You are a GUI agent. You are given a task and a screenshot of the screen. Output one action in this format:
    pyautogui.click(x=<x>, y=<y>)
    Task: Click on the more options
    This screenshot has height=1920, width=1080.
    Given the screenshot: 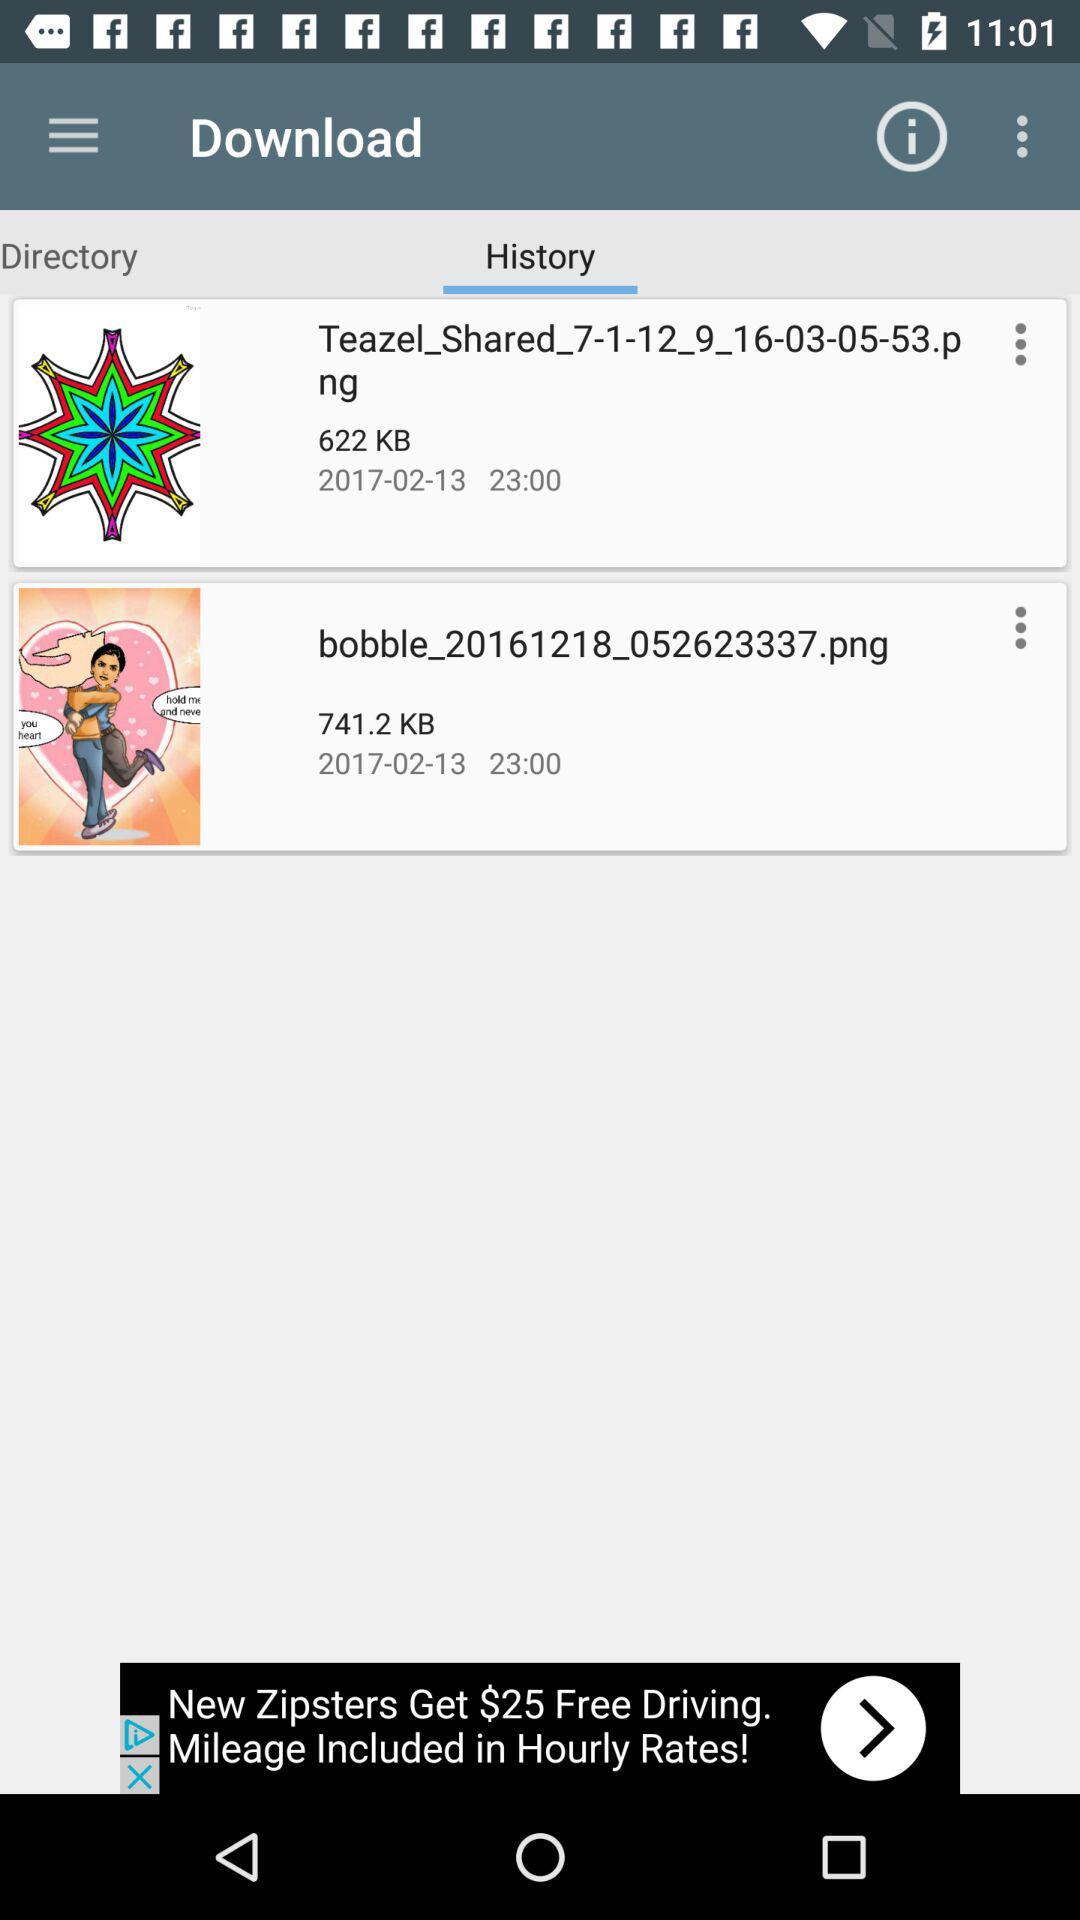 What is the action you would take?
    pyautogui.click(x=1016, y=626)
    